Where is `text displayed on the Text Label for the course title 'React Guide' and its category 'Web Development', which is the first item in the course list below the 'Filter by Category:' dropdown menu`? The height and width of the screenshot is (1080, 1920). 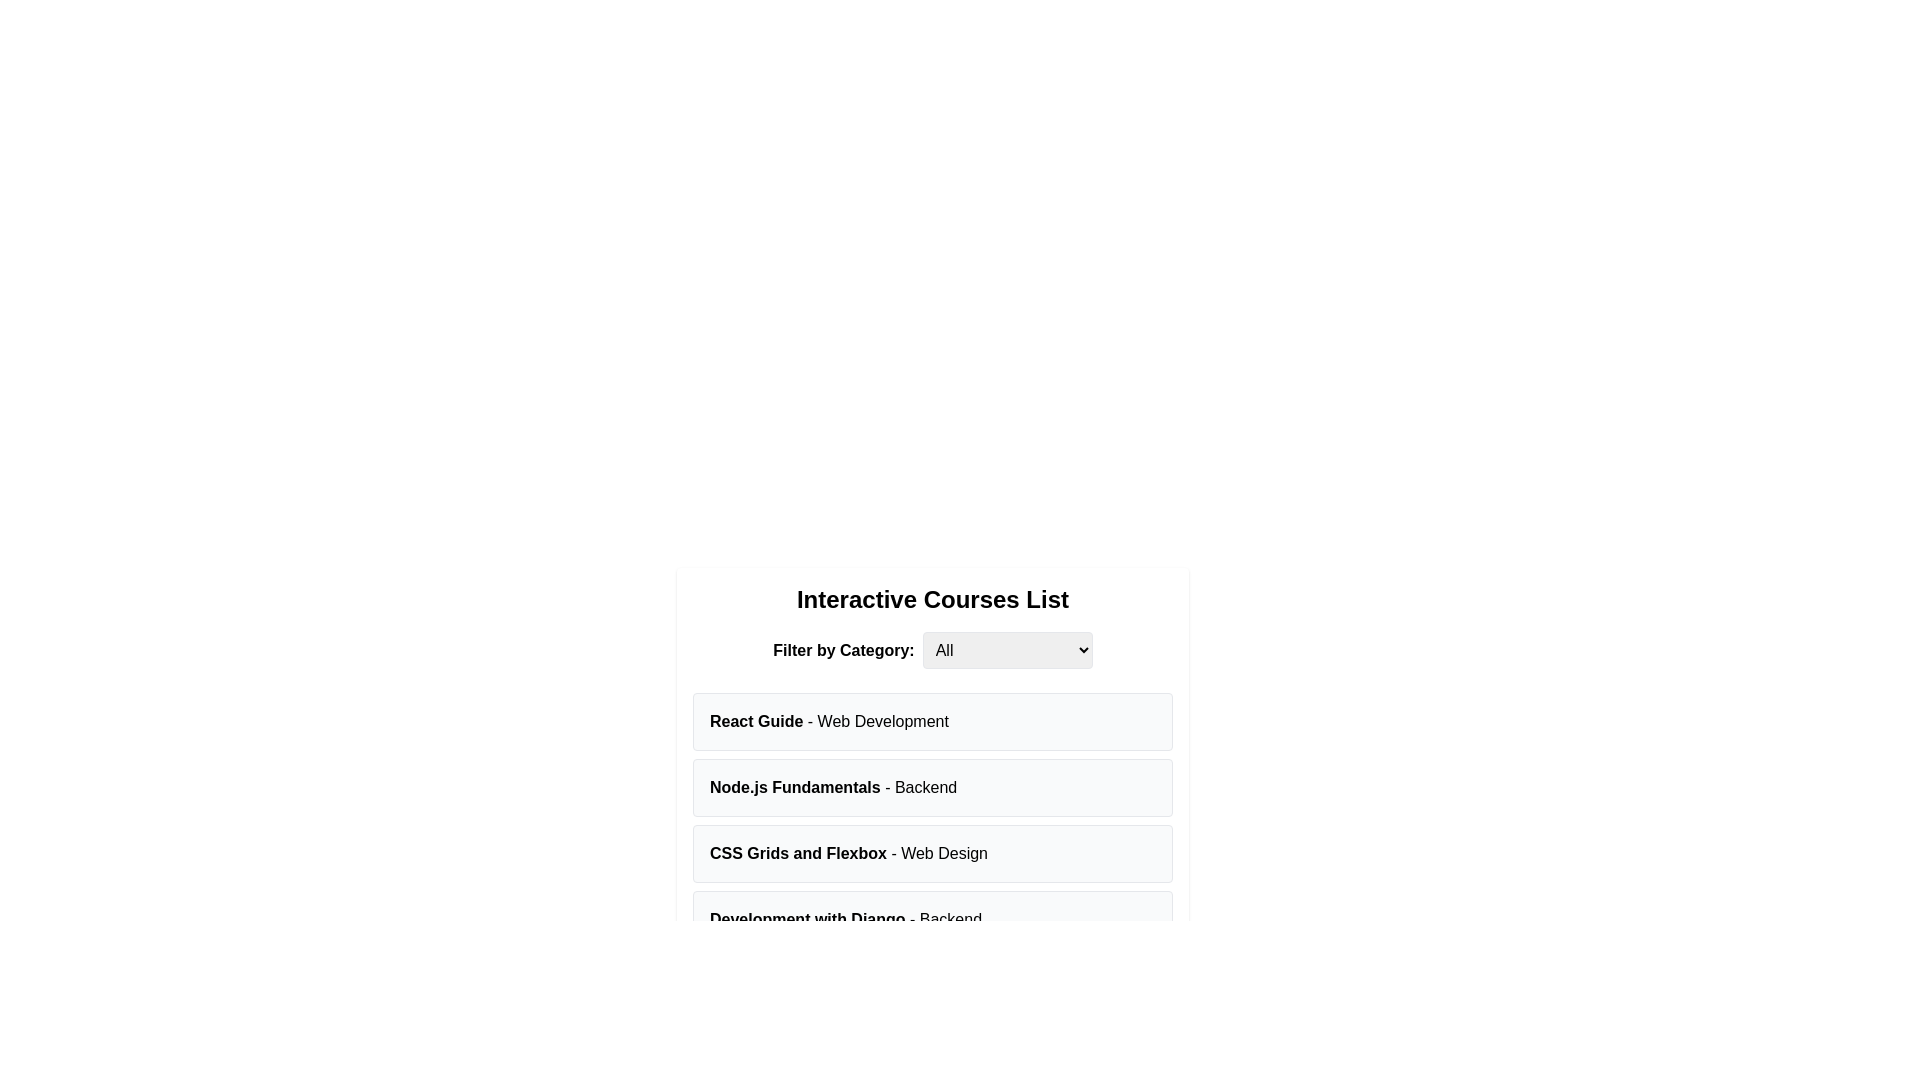 text displayed on the Text Label for the course title 'React Guide' and its category 'Web Development', which is the first item in the course list below the 'Filter by Category:' dropdown menu is located at coordinates (829, 721).